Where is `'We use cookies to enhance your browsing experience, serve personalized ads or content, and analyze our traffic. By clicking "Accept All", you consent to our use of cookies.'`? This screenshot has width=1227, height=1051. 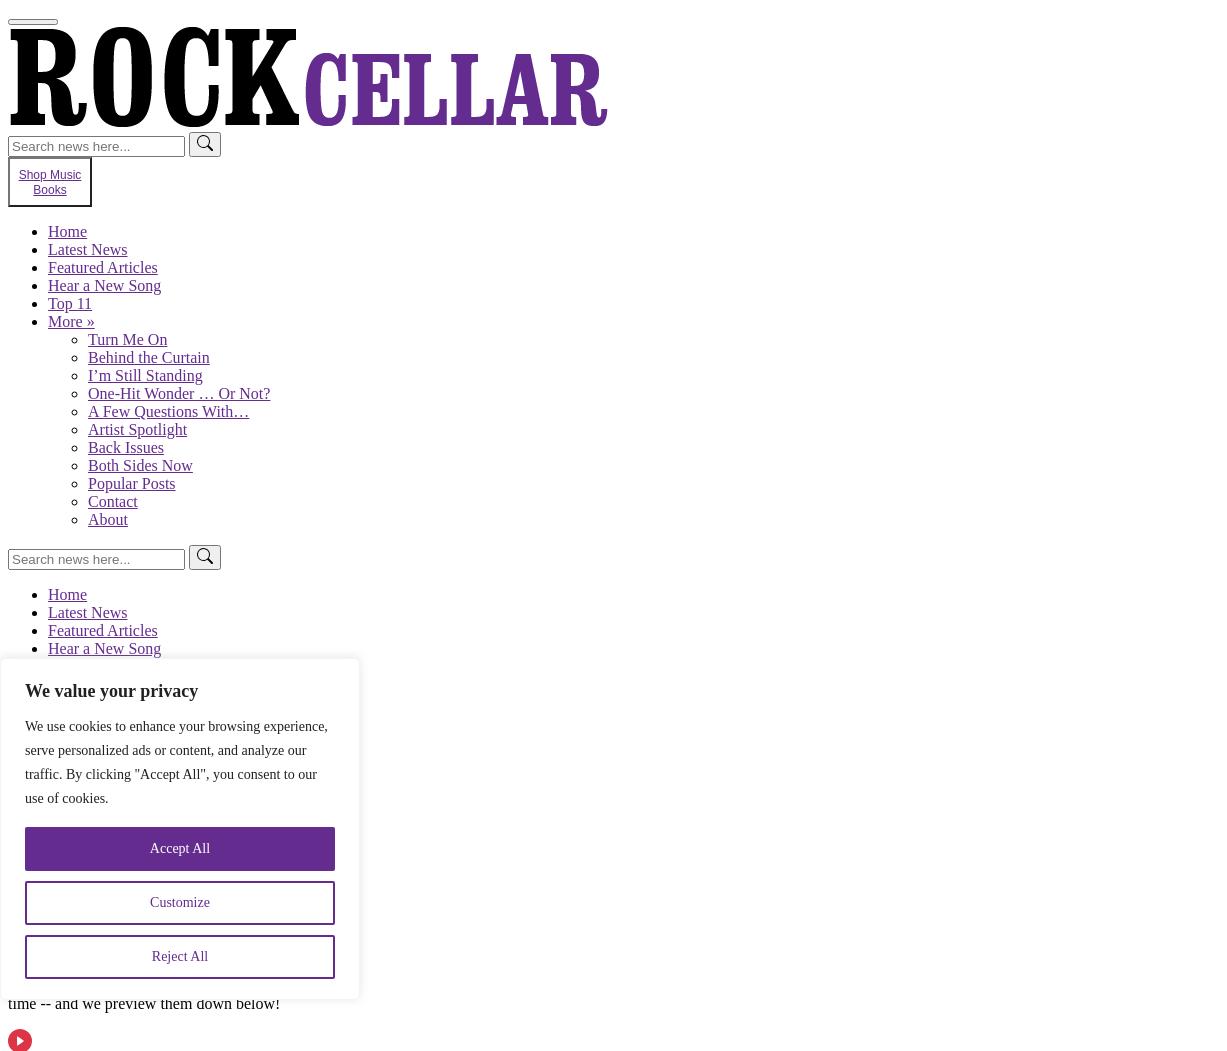 'We use cookies to enhance your browsing experience, serve personalized ads or content, and analyze our traffic. By clicking "Accept All", you consent to our use of cookies.' is located at coordinates (25, 762).